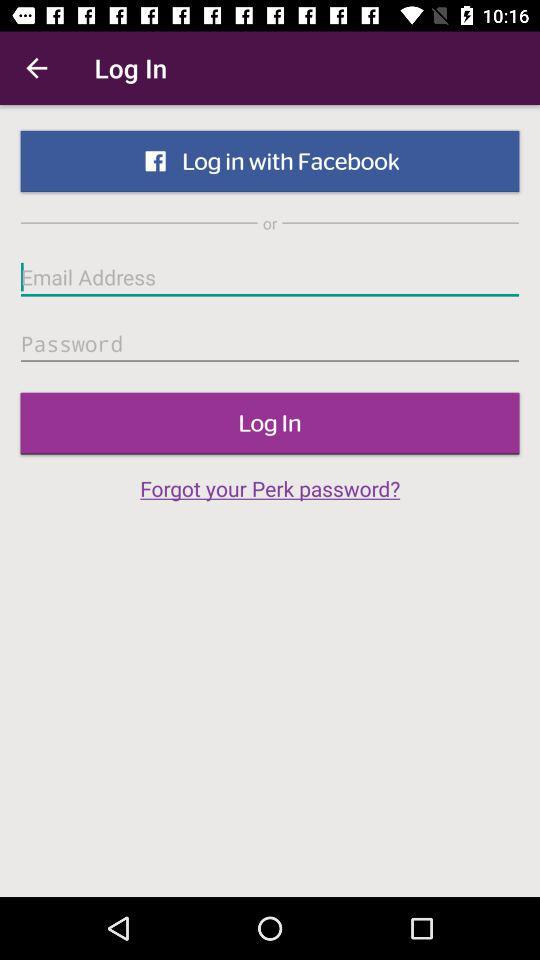 This screenshot has width=540, height=960. What do you see at coordinates (36, 68) in the screenshot?
I see `icon to the left of the log in icon` at bounding box center [36, 68].